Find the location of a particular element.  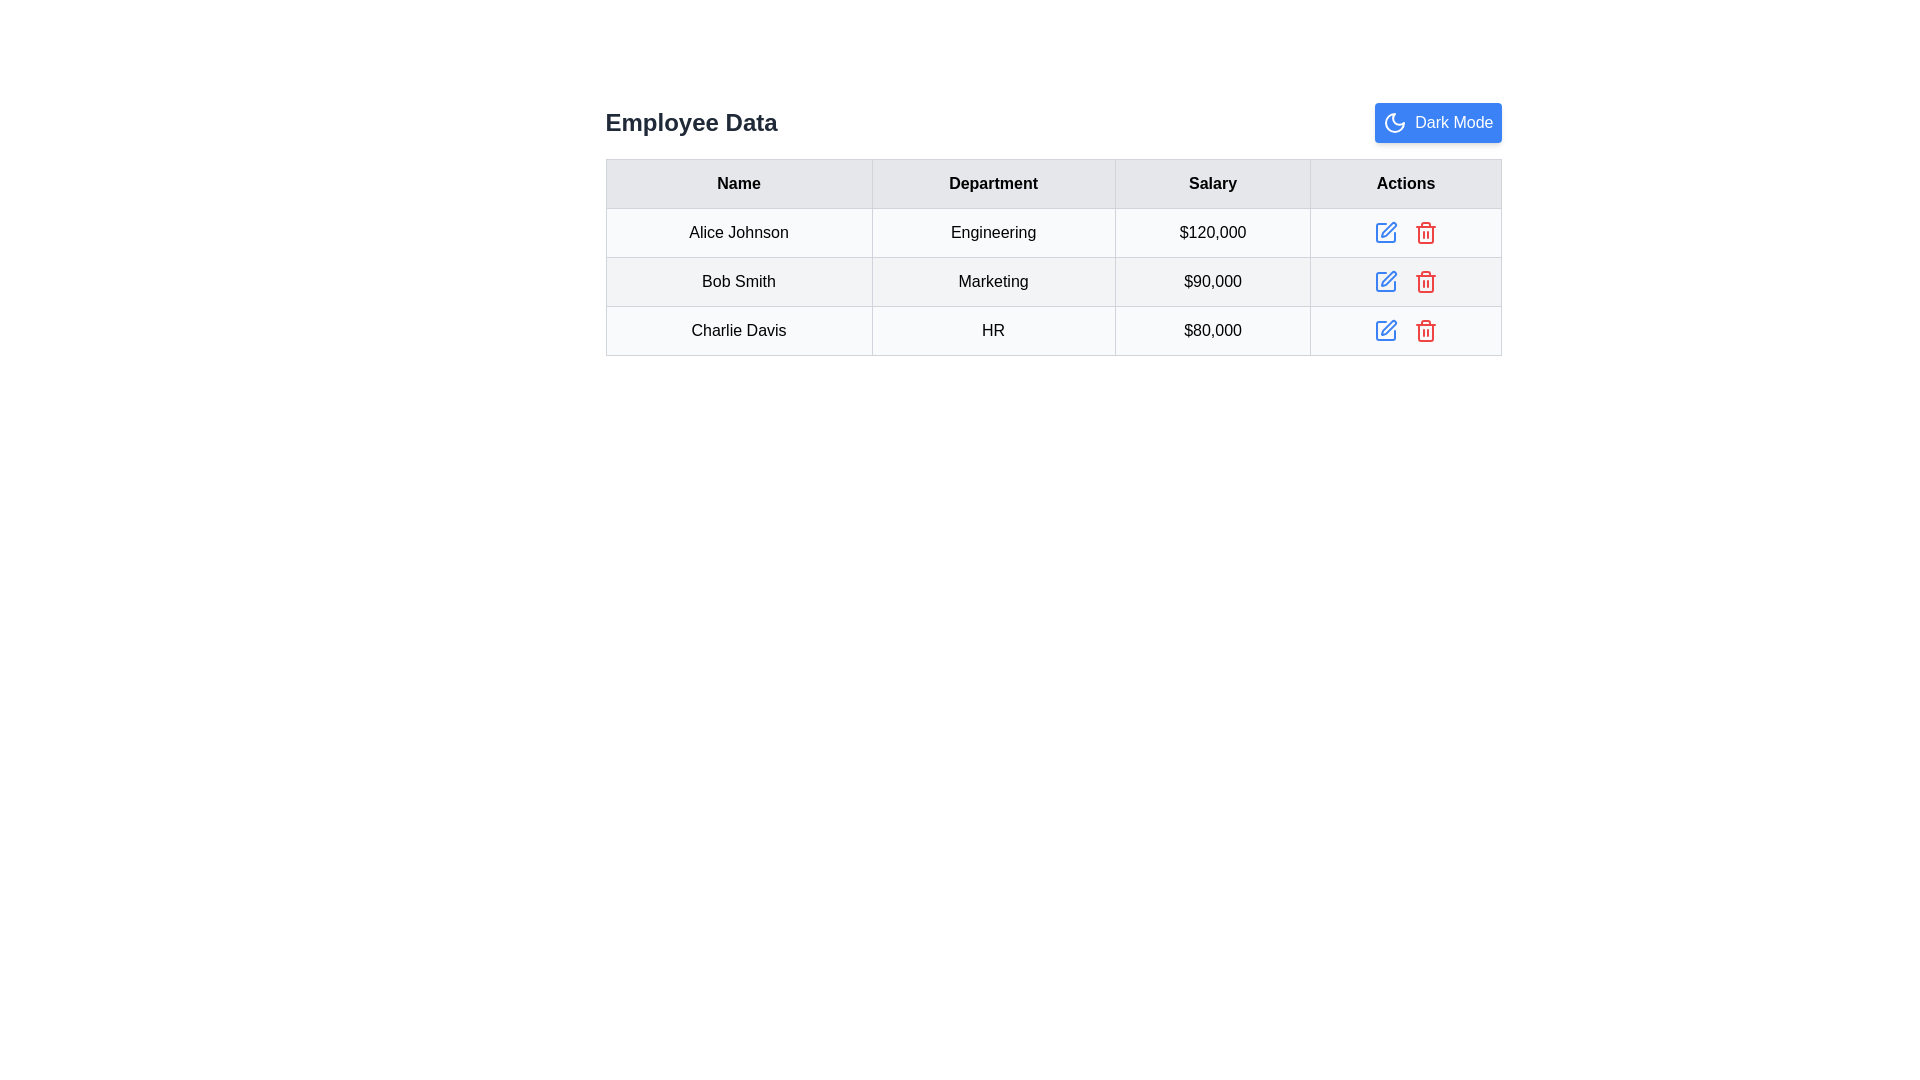

the button that toggles the user interface between light and dark modes, located at the top-right corner of the 'Employee Data' section is located at coordinates (1437, 123).